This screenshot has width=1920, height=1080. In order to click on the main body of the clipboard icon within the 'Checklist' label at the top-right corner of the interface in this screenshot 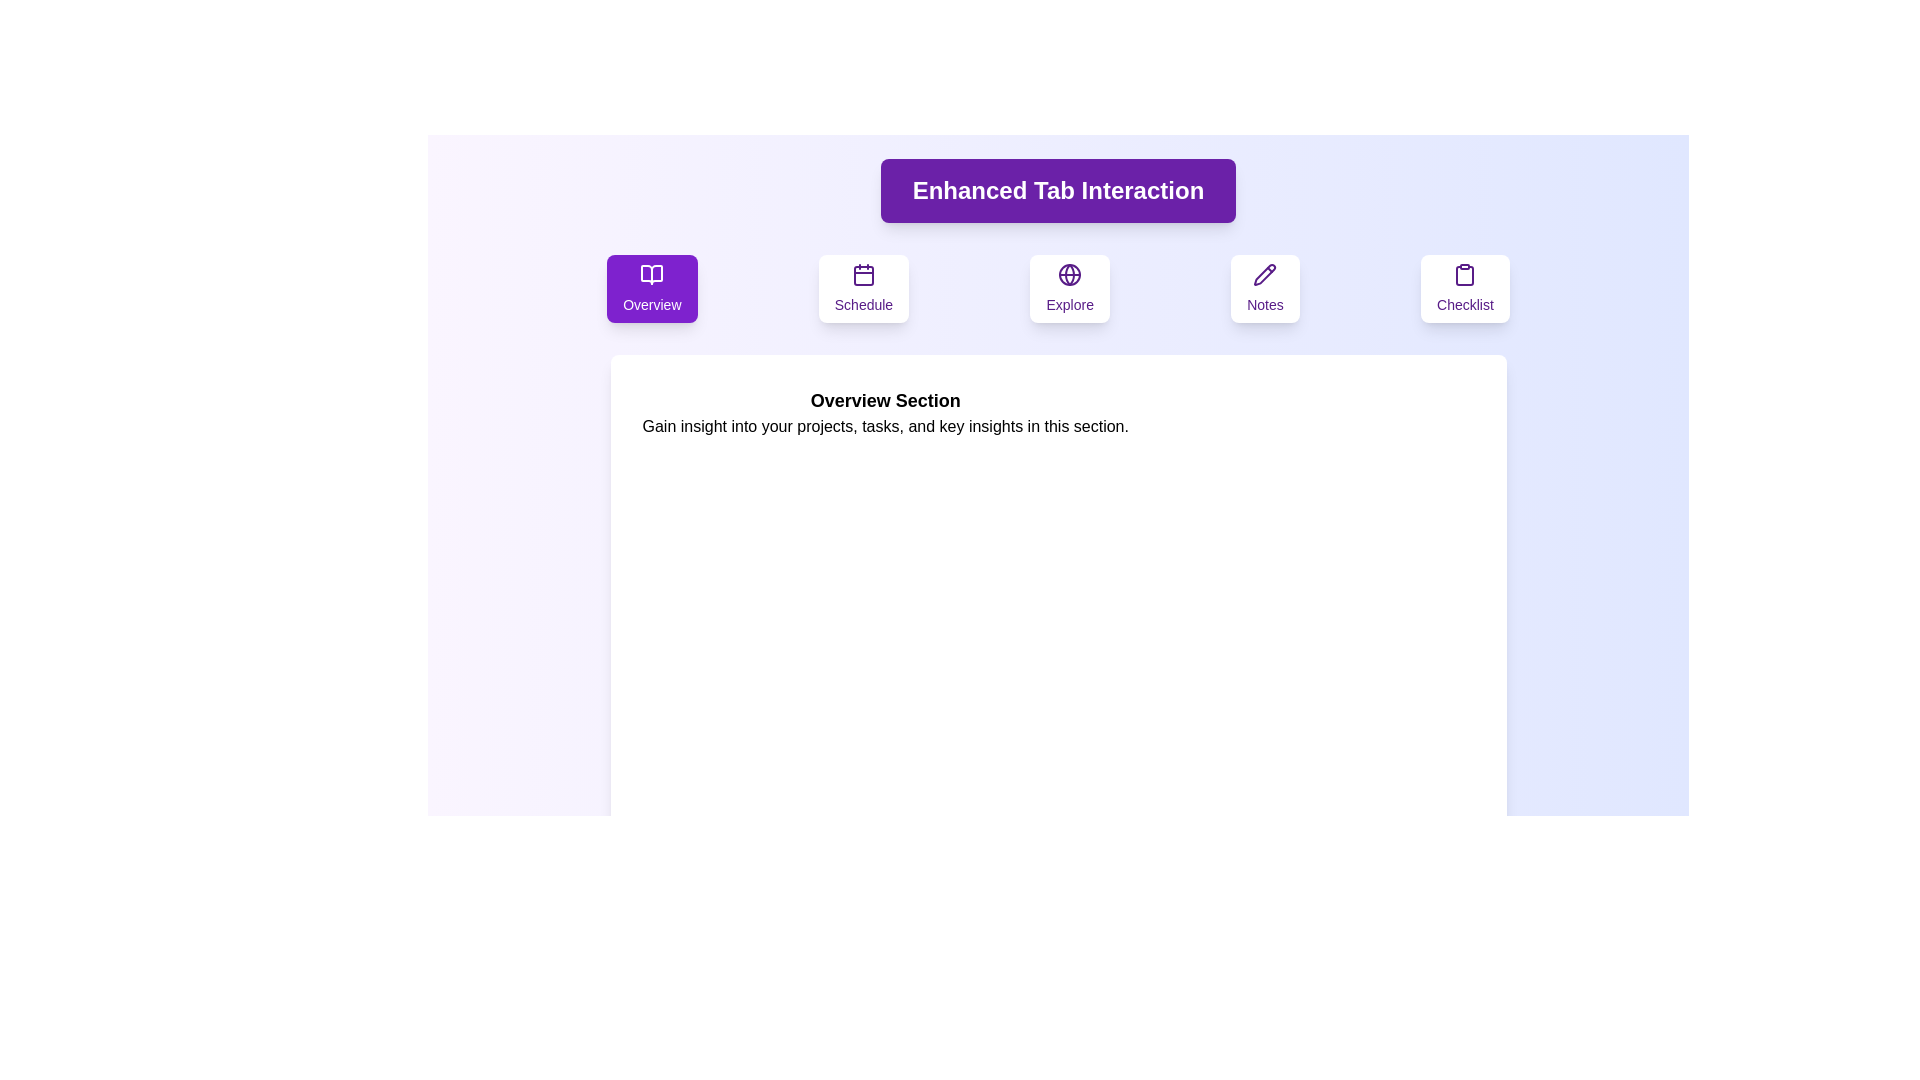, I will do `click(1465, 276)`.